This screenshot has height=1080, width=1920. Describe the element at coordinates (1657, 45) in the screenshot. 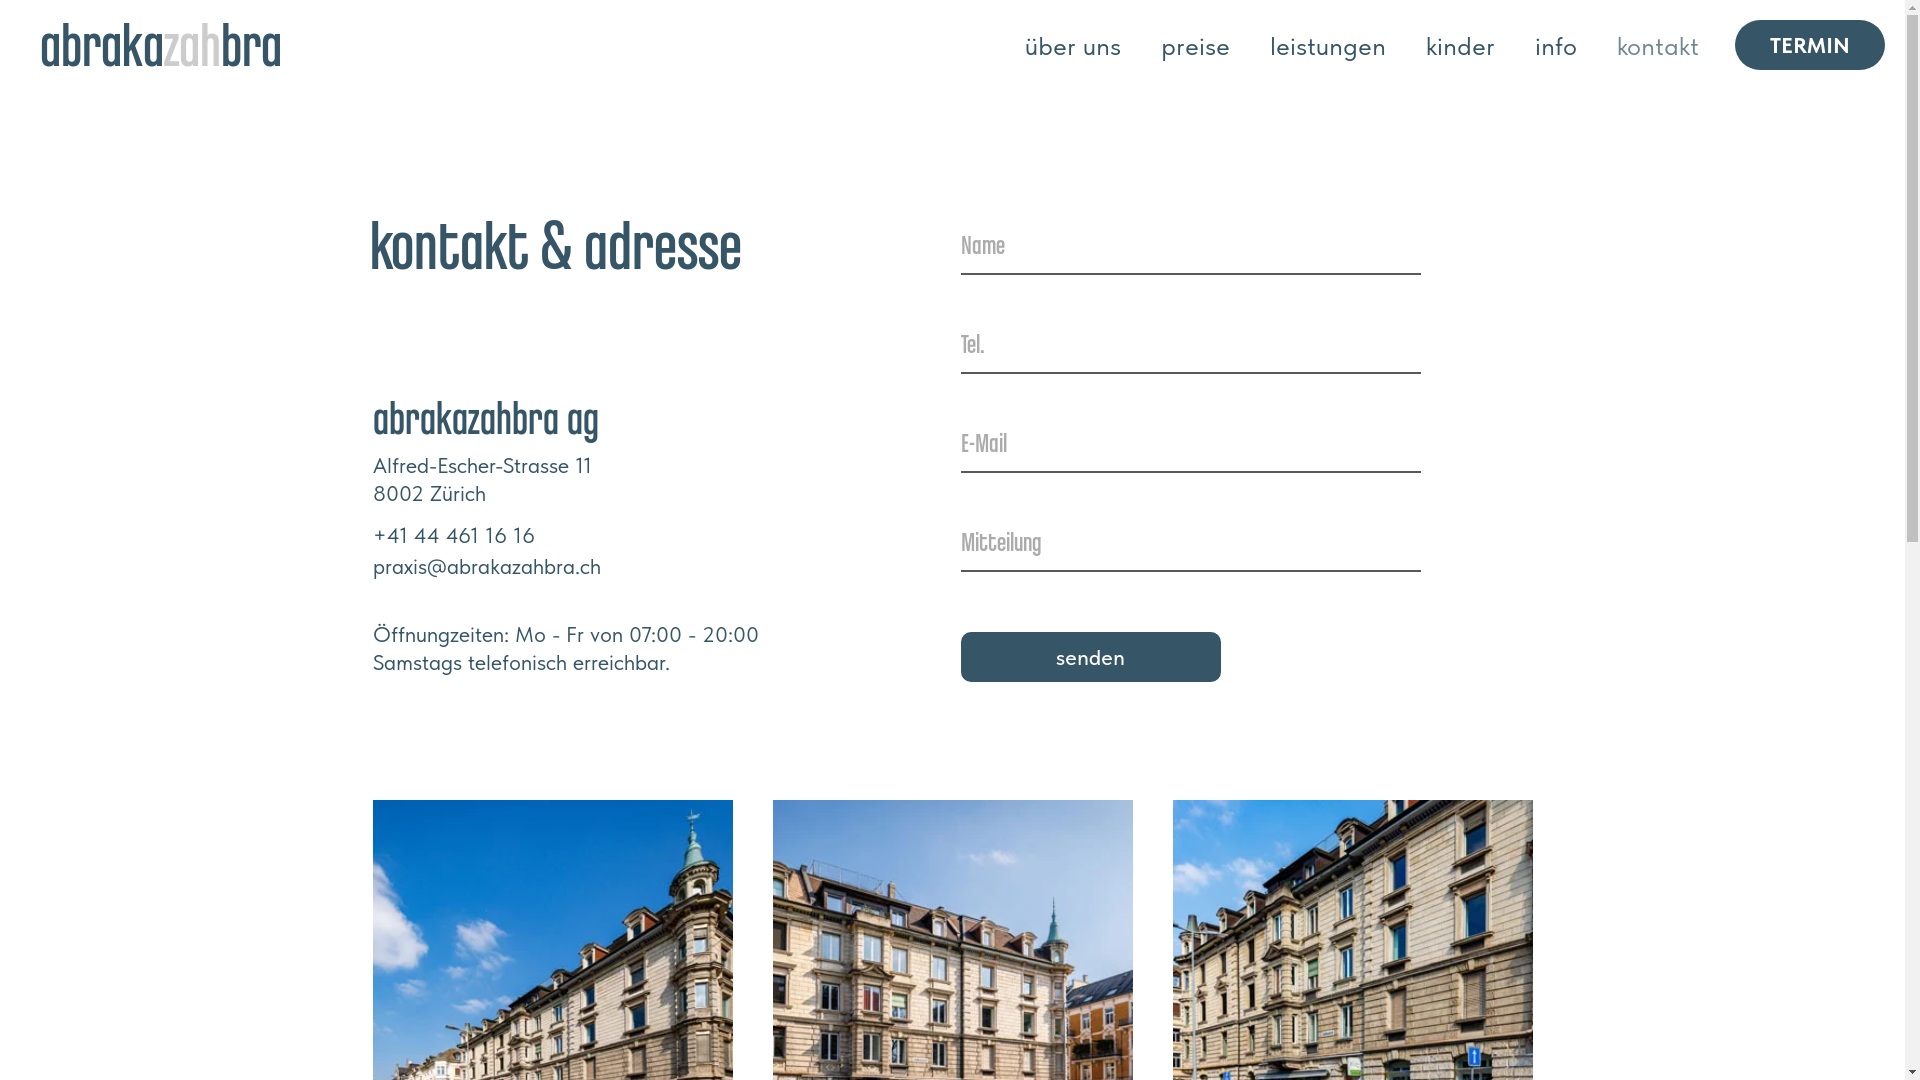

I see `'kontakt'` at that location.